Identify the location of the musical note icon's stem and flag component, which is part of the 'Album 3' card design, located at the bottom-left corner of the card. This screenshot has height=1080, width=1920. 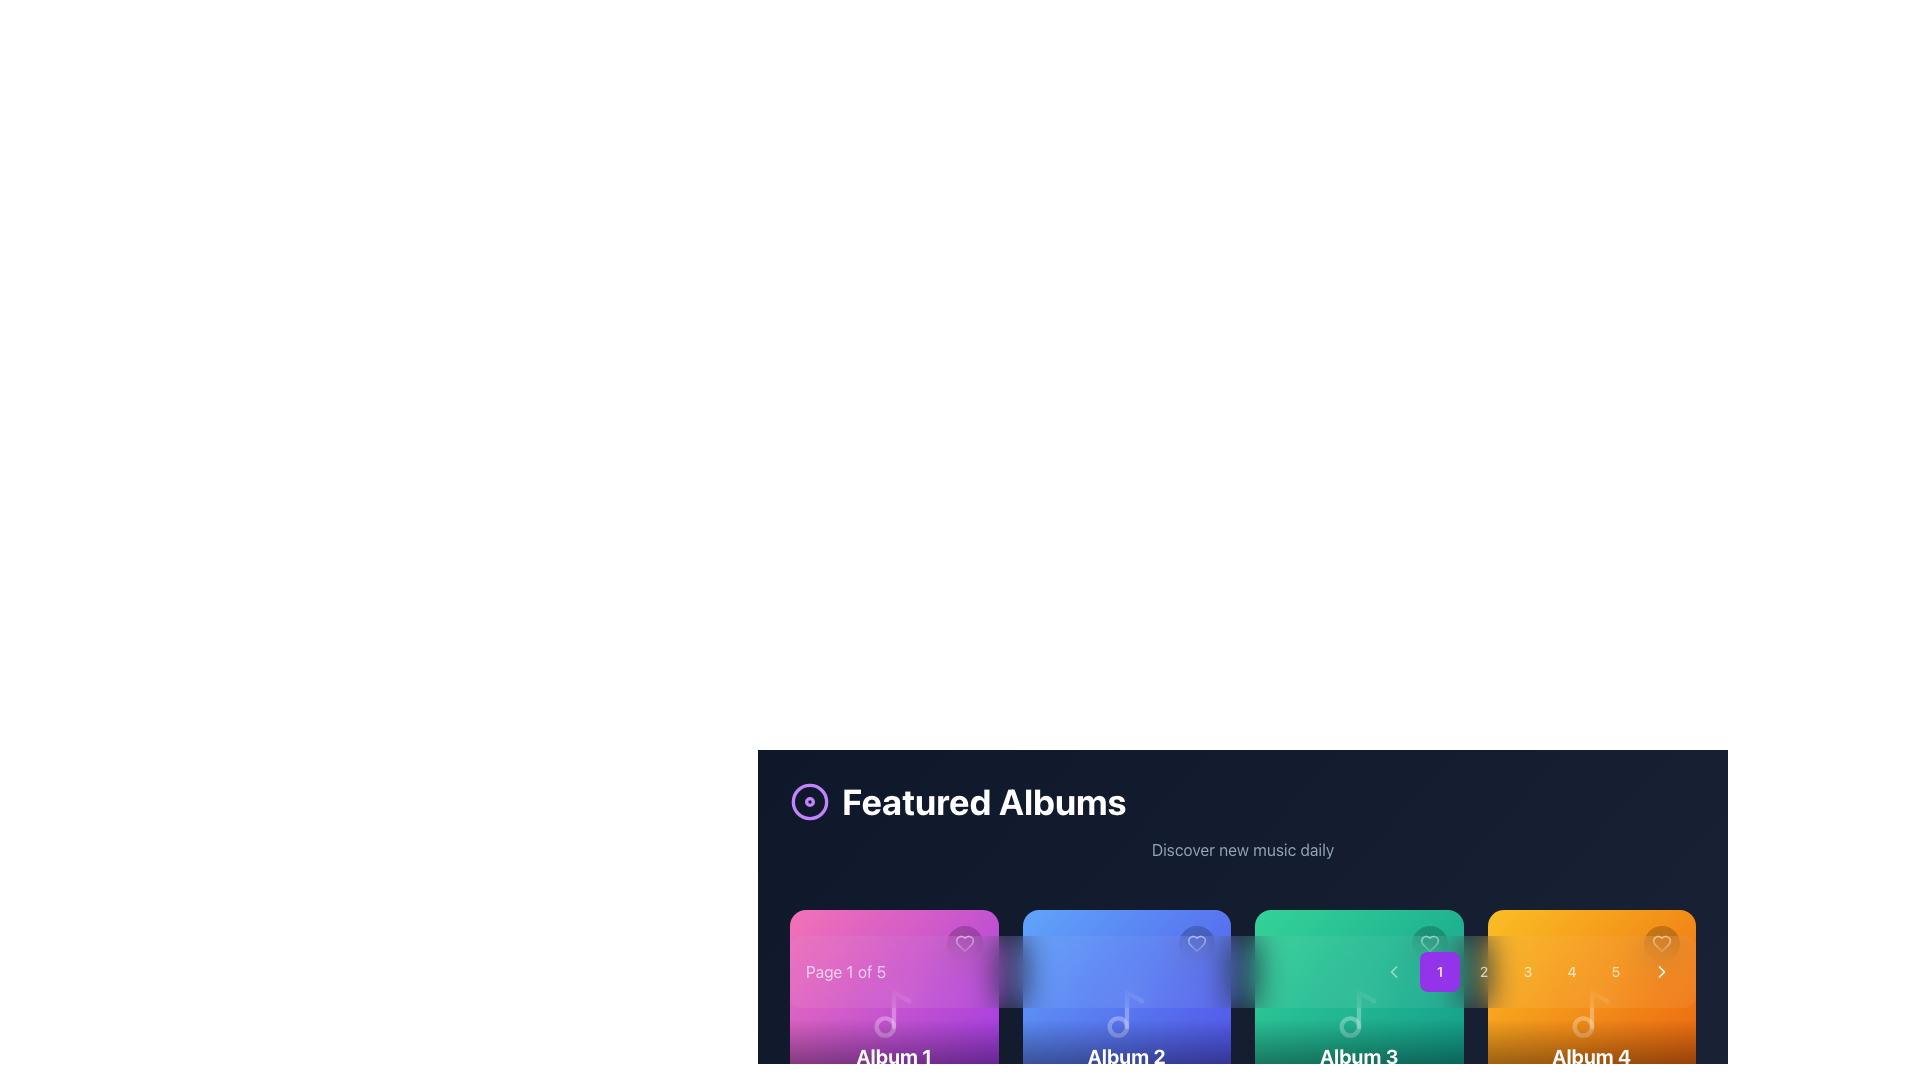
(1365, 1009).